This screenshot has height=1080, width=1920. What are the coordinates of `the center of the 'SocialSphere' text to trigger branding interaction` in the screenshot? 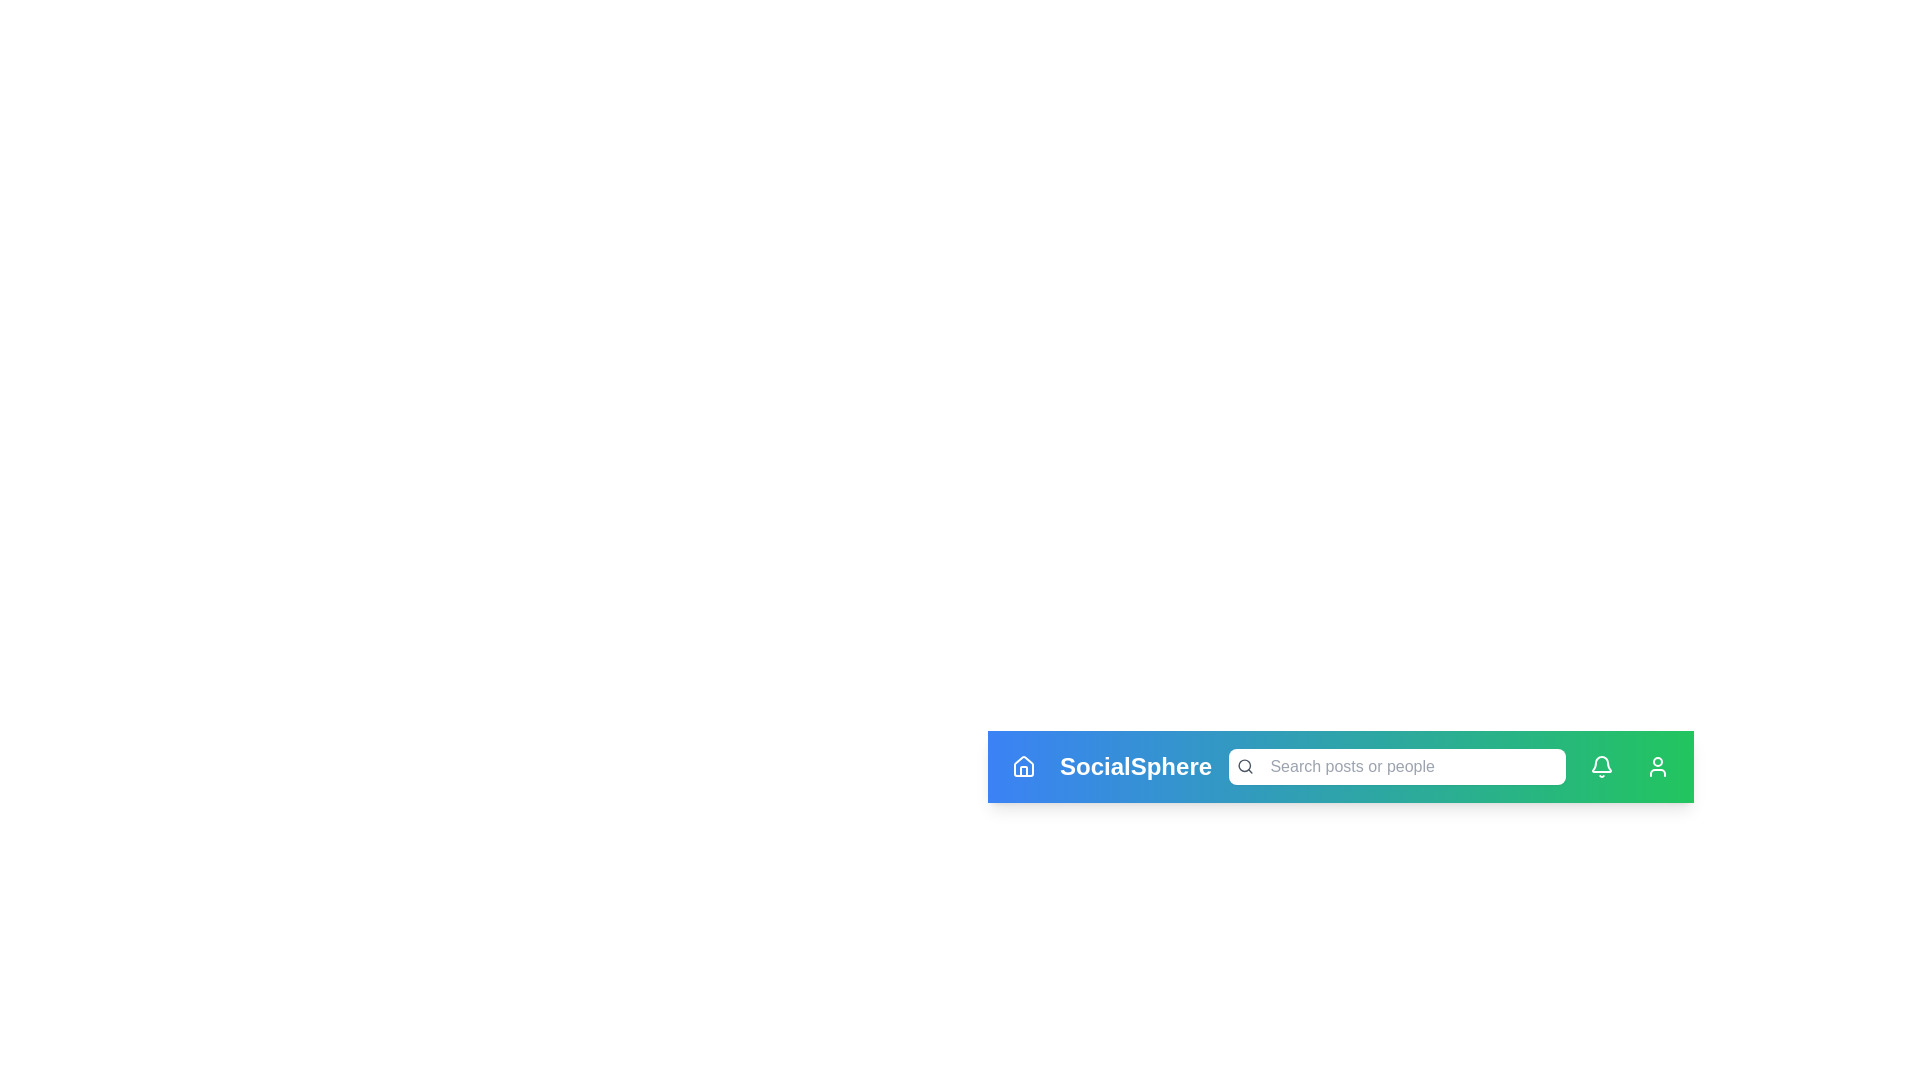 It's located at (1136, 766).